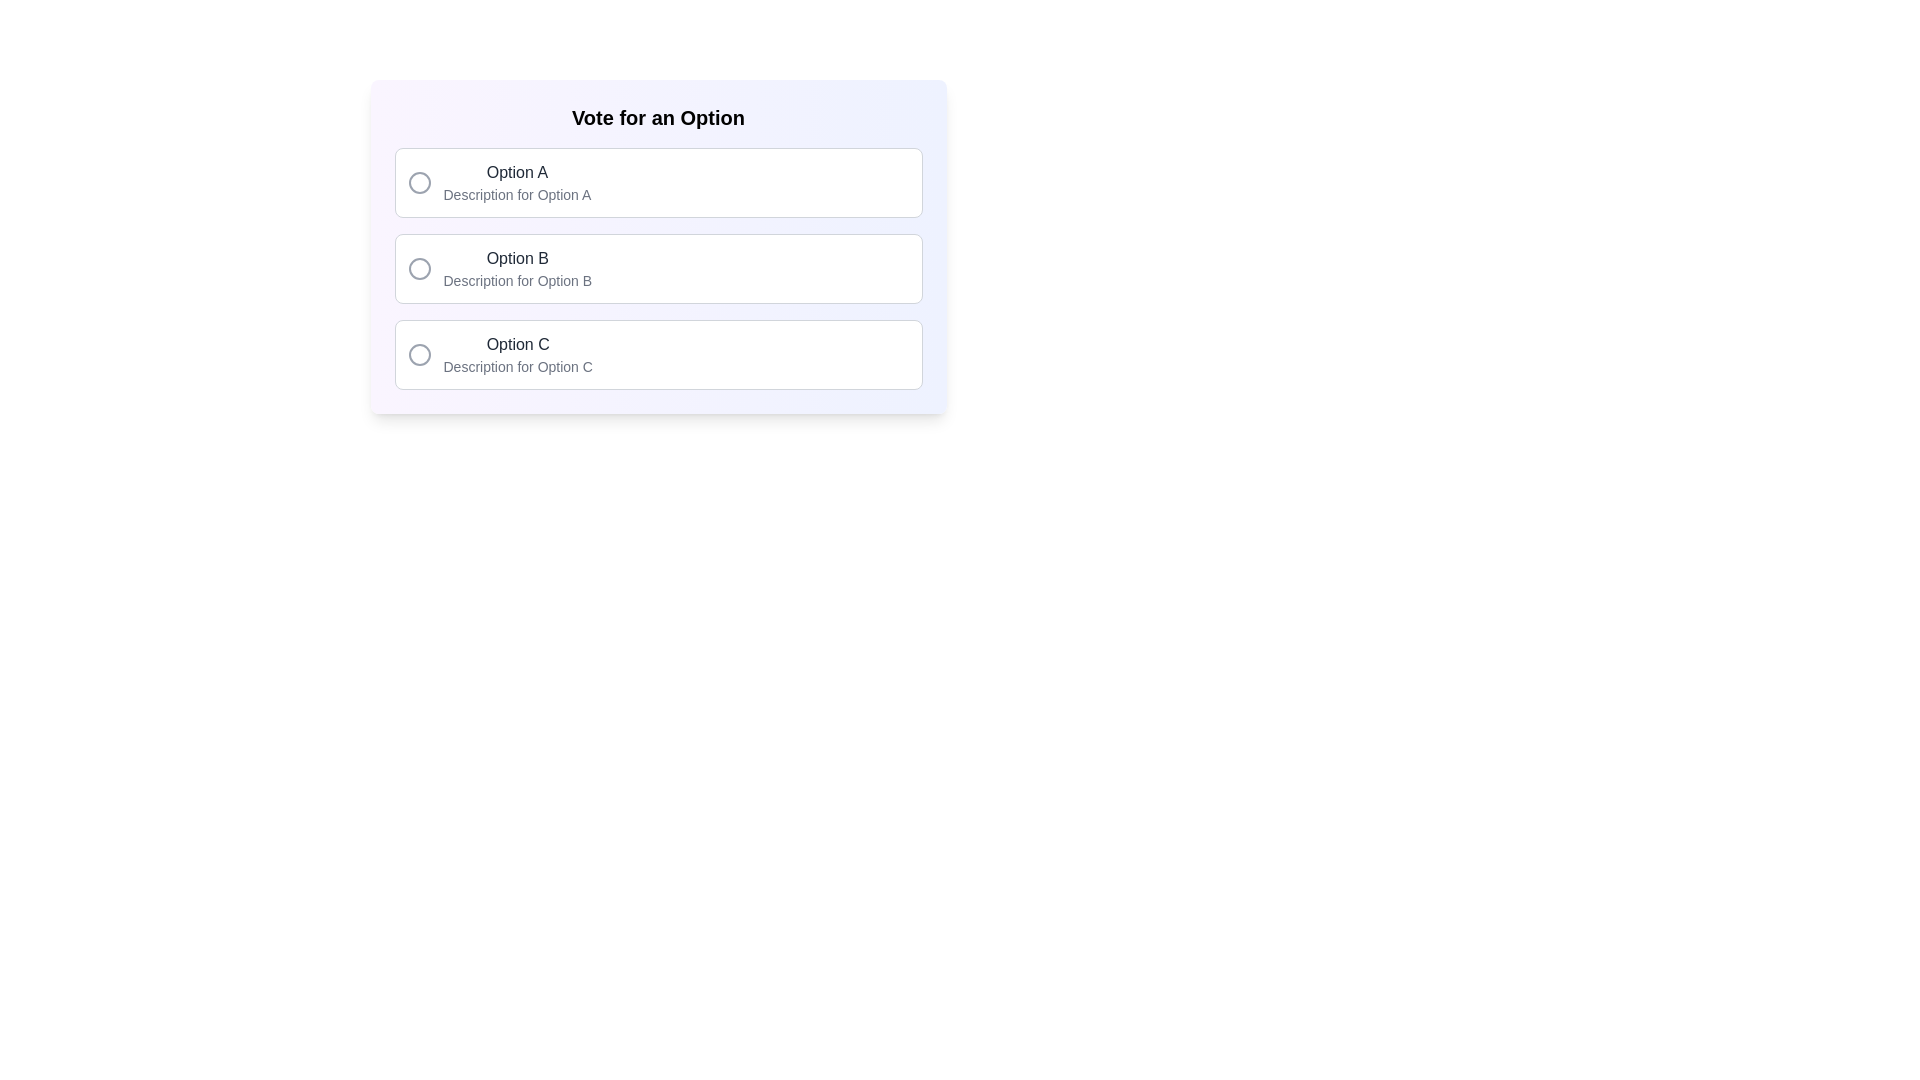 The image size is (1920, 1080). Describe the element at coordinates (518, 366) in the screenshot. I see `the descriptive text label for 'Option C' located below the option in the voting interface` at that location.